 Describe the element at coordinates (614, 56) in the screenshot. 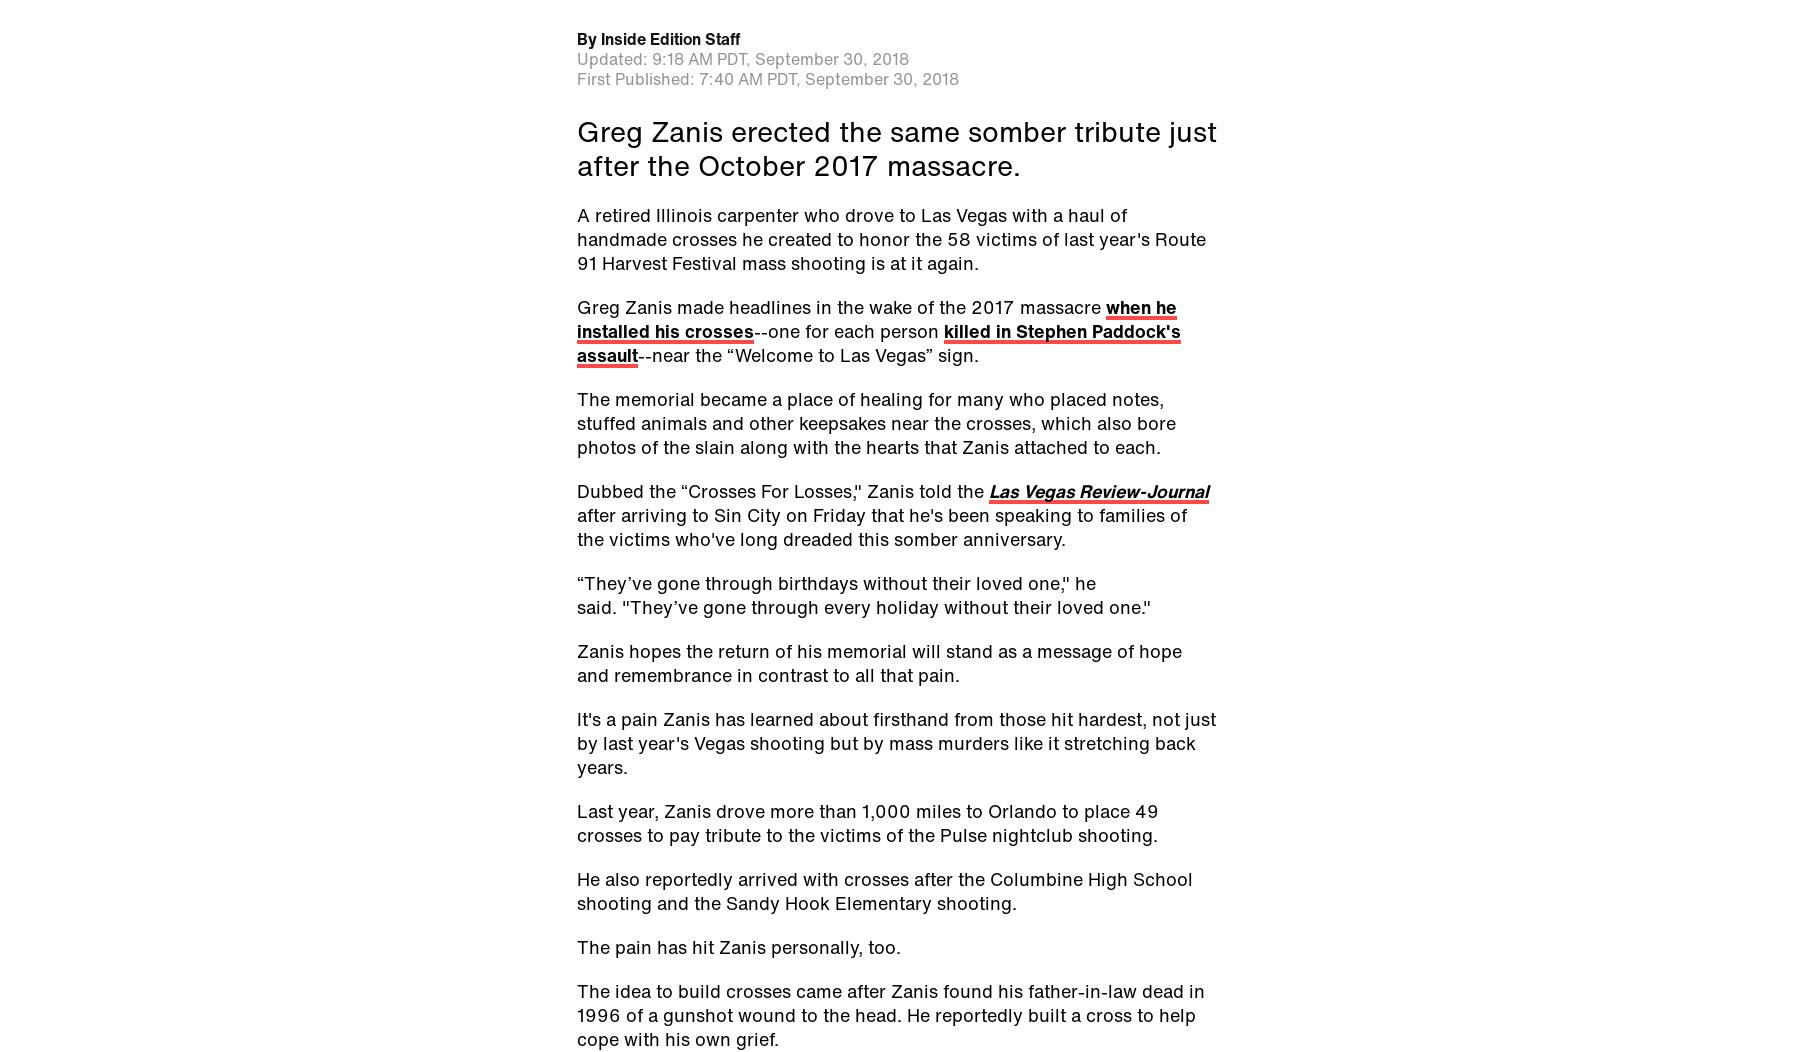

I see `'Updated:'` at that location.